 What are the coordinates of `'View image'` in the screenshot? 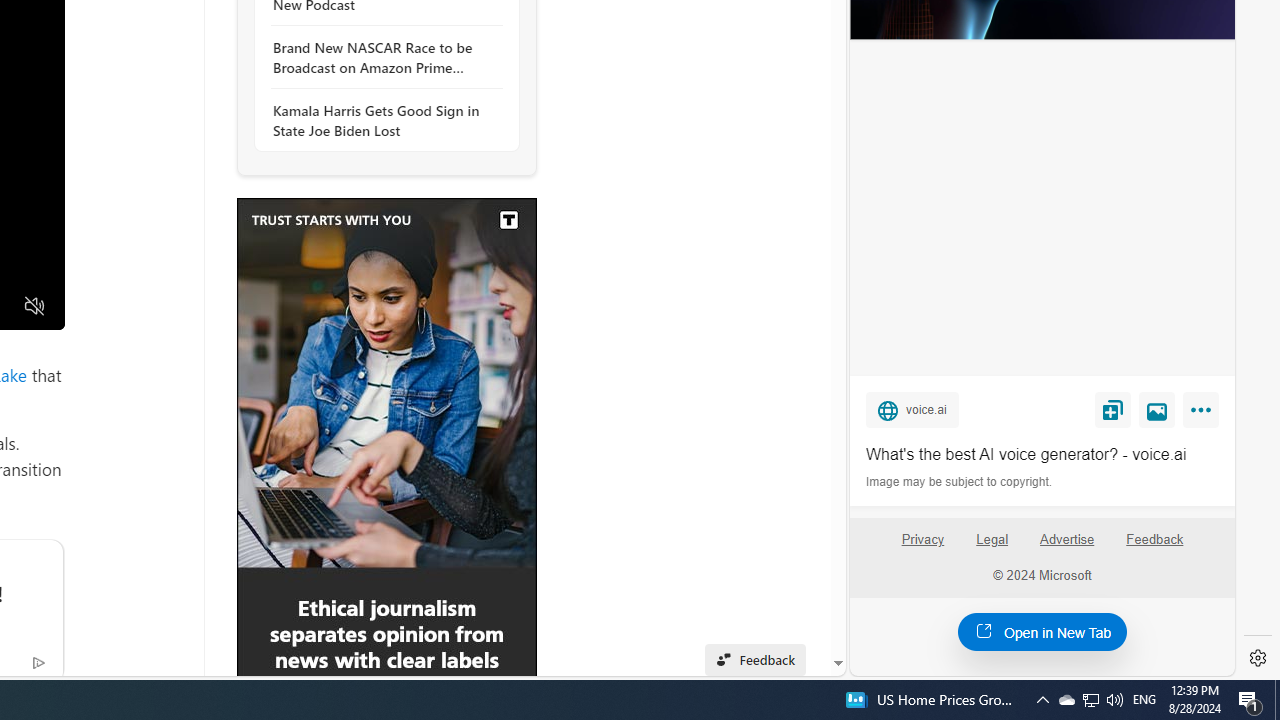 It's located at (1157, 408).